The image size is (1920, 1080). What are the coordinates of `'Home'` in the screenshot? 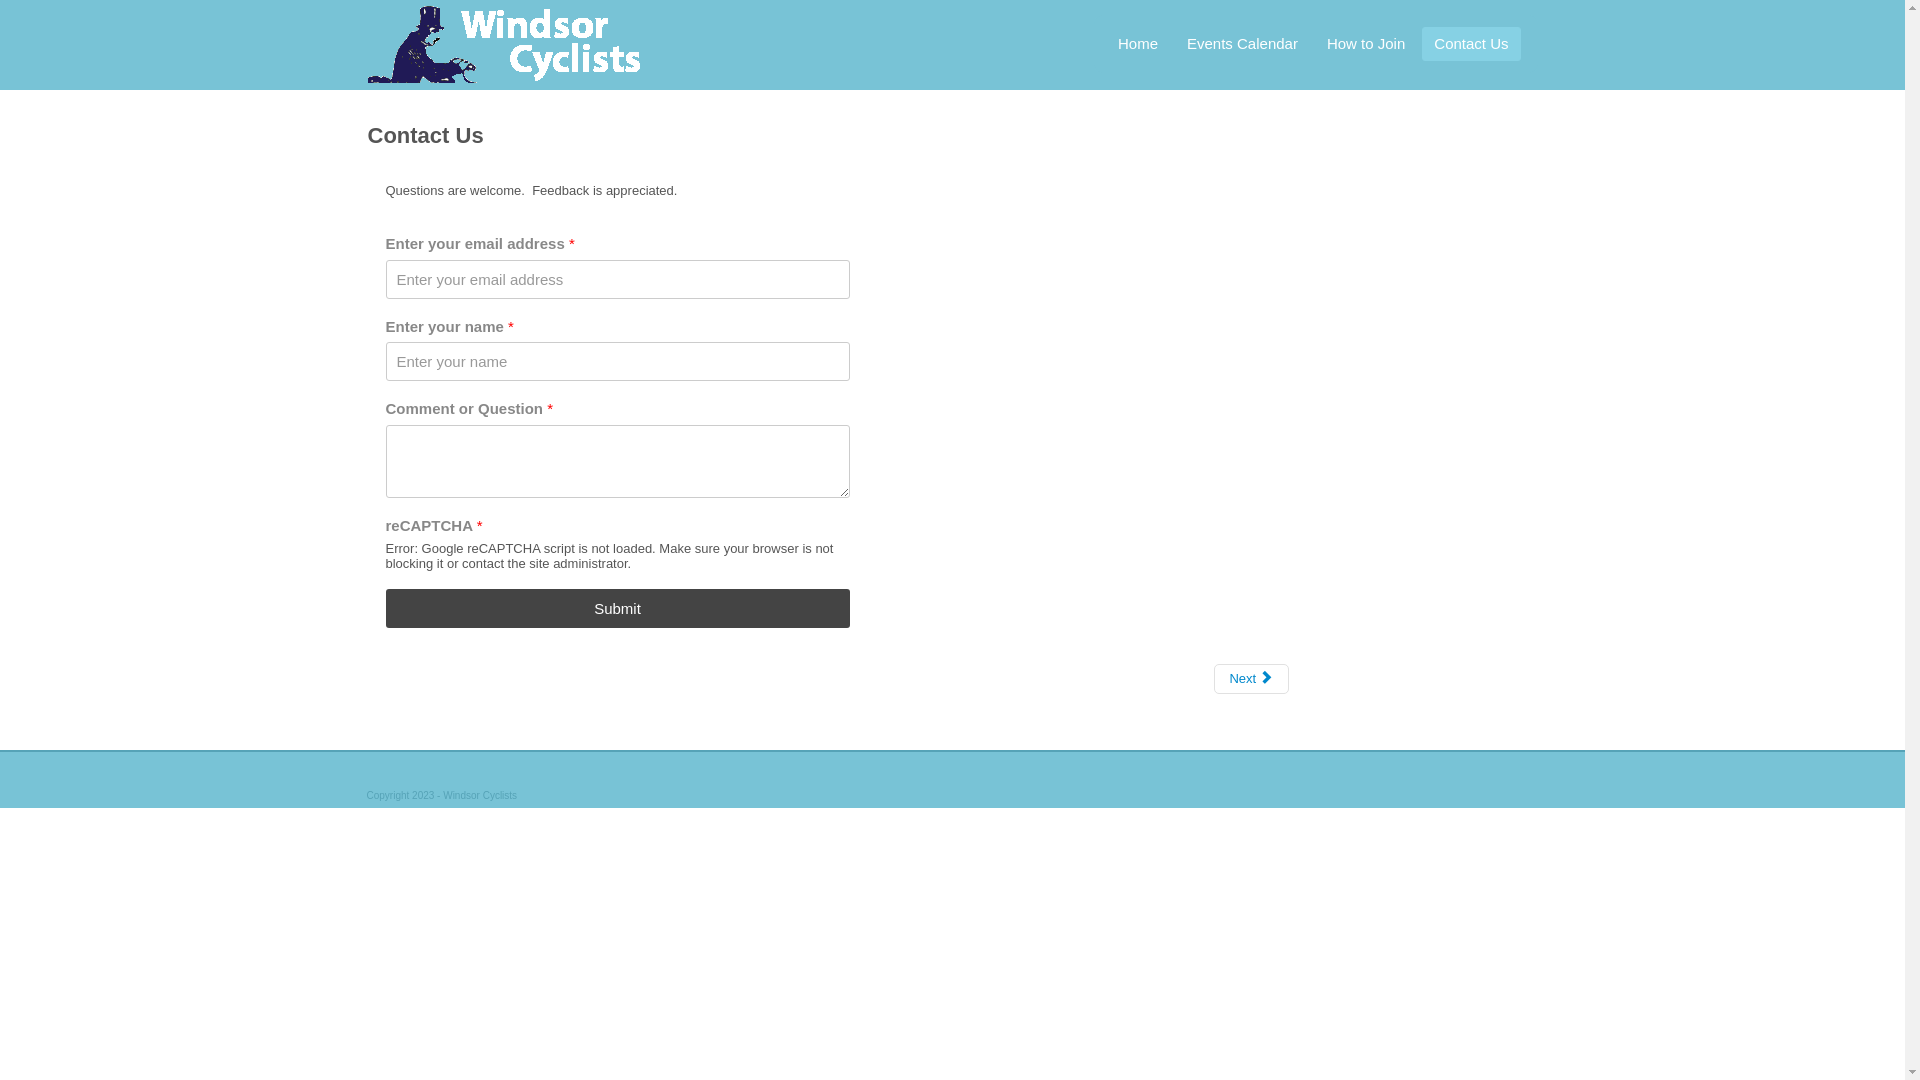 It's located at (1137, 43).